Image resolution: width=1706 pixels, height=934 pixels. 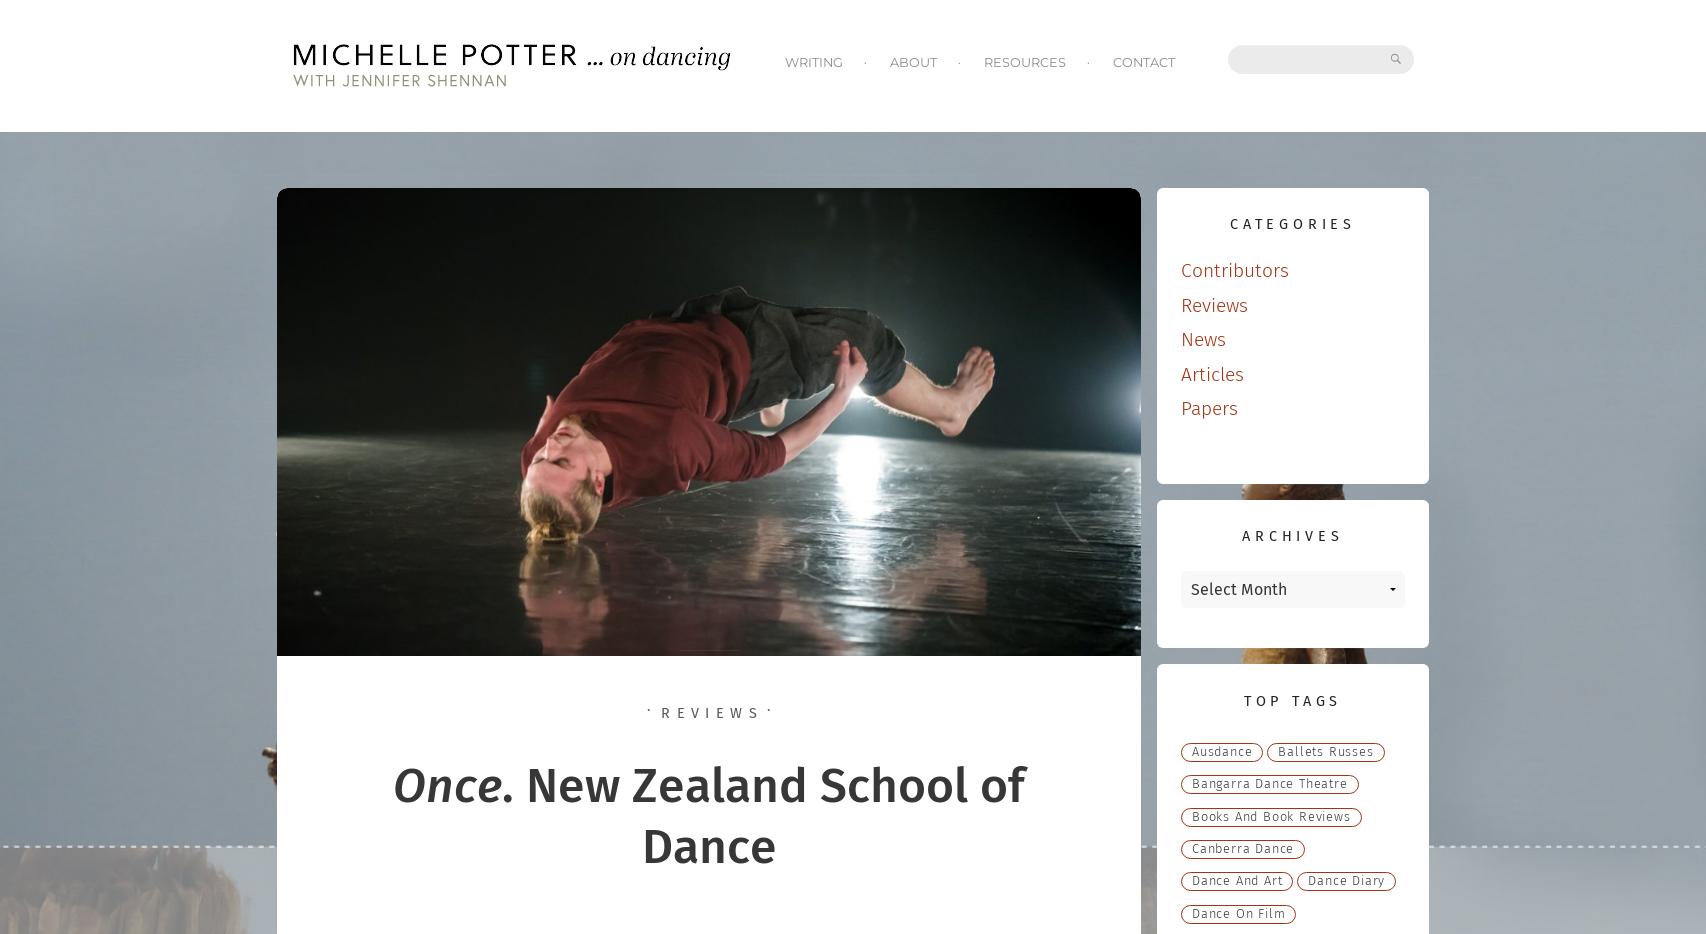 What do you see at coordinates (1212, 373) in the screenshot?
I see `'Articles'` at bounding box center [1212, 373].